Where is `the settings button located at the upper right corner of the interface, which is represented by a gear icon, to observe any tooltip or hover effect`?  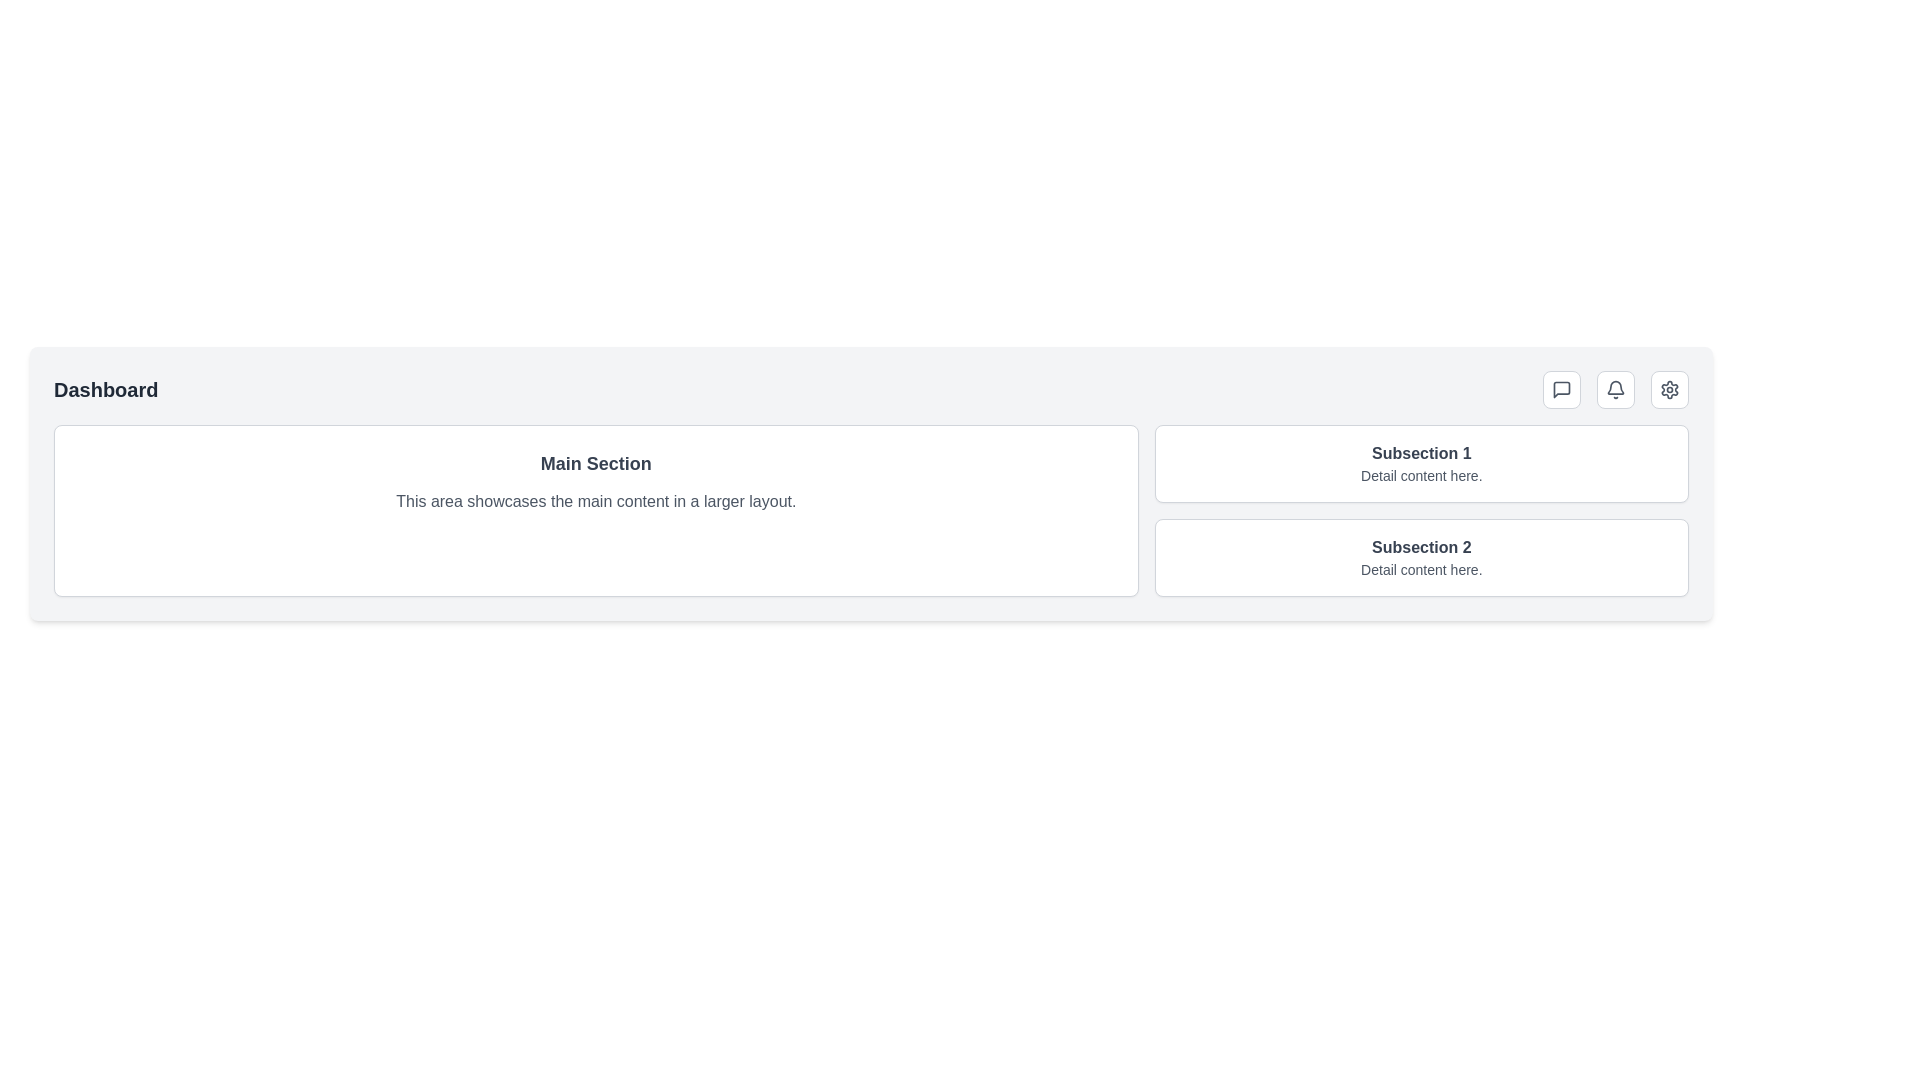
the settings button located at the upper right corner of the interface, which is represented by a gear icon, to observe any tooltip or hover effect is located at coordinates (1670, 389).